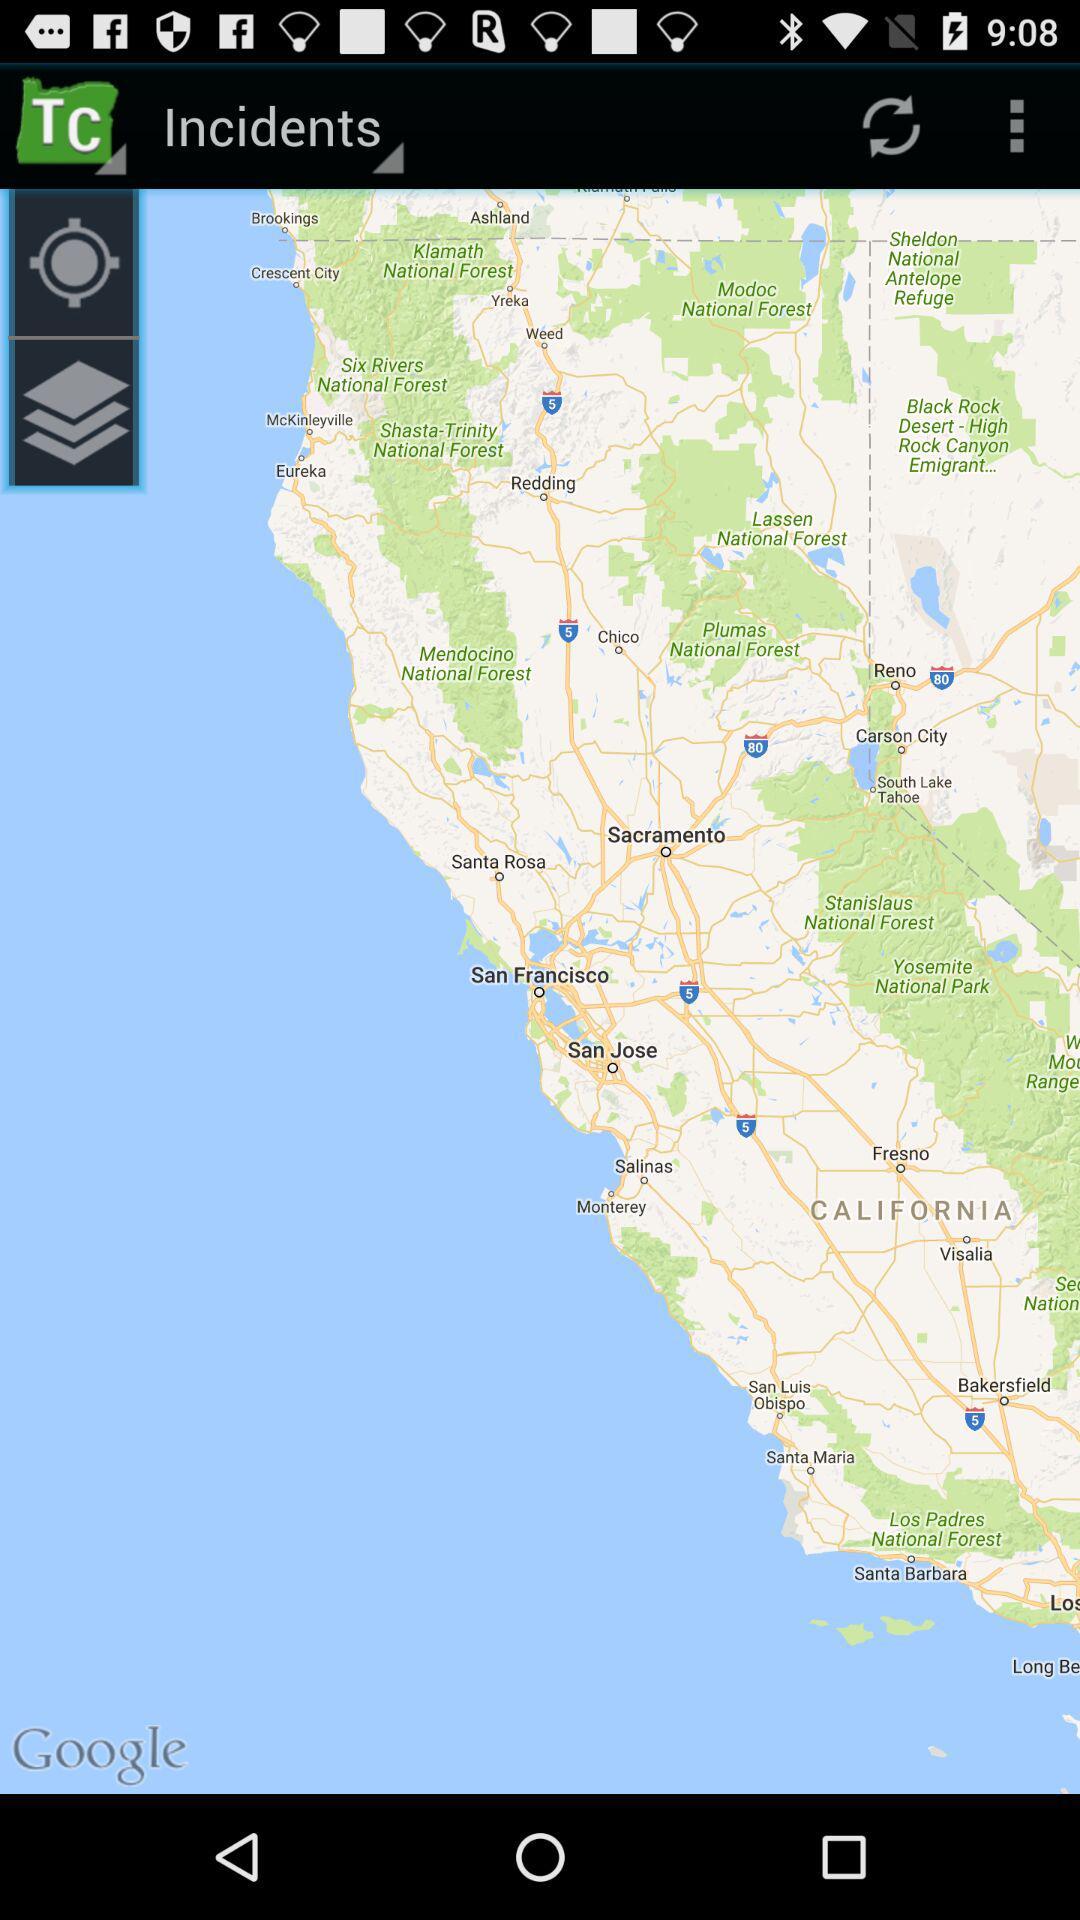 The width and height of the screenshot is (1080, 1920). Describe the element at coordinates (72, 124) in the screenshot. I see `the item to the left of the incidents app` at that location.